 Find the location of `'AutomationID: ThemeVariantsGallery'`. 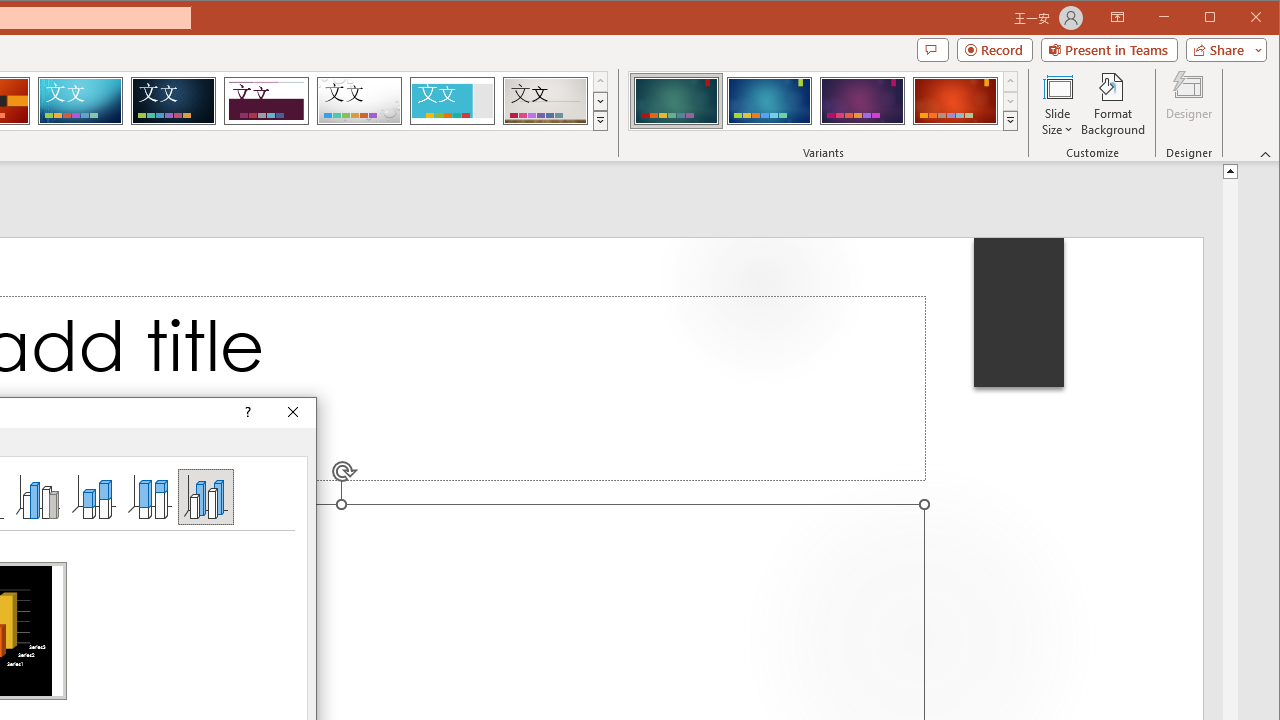

'AutomationID: ThemeVariantsGallery' is located at coordinates (824, 101).